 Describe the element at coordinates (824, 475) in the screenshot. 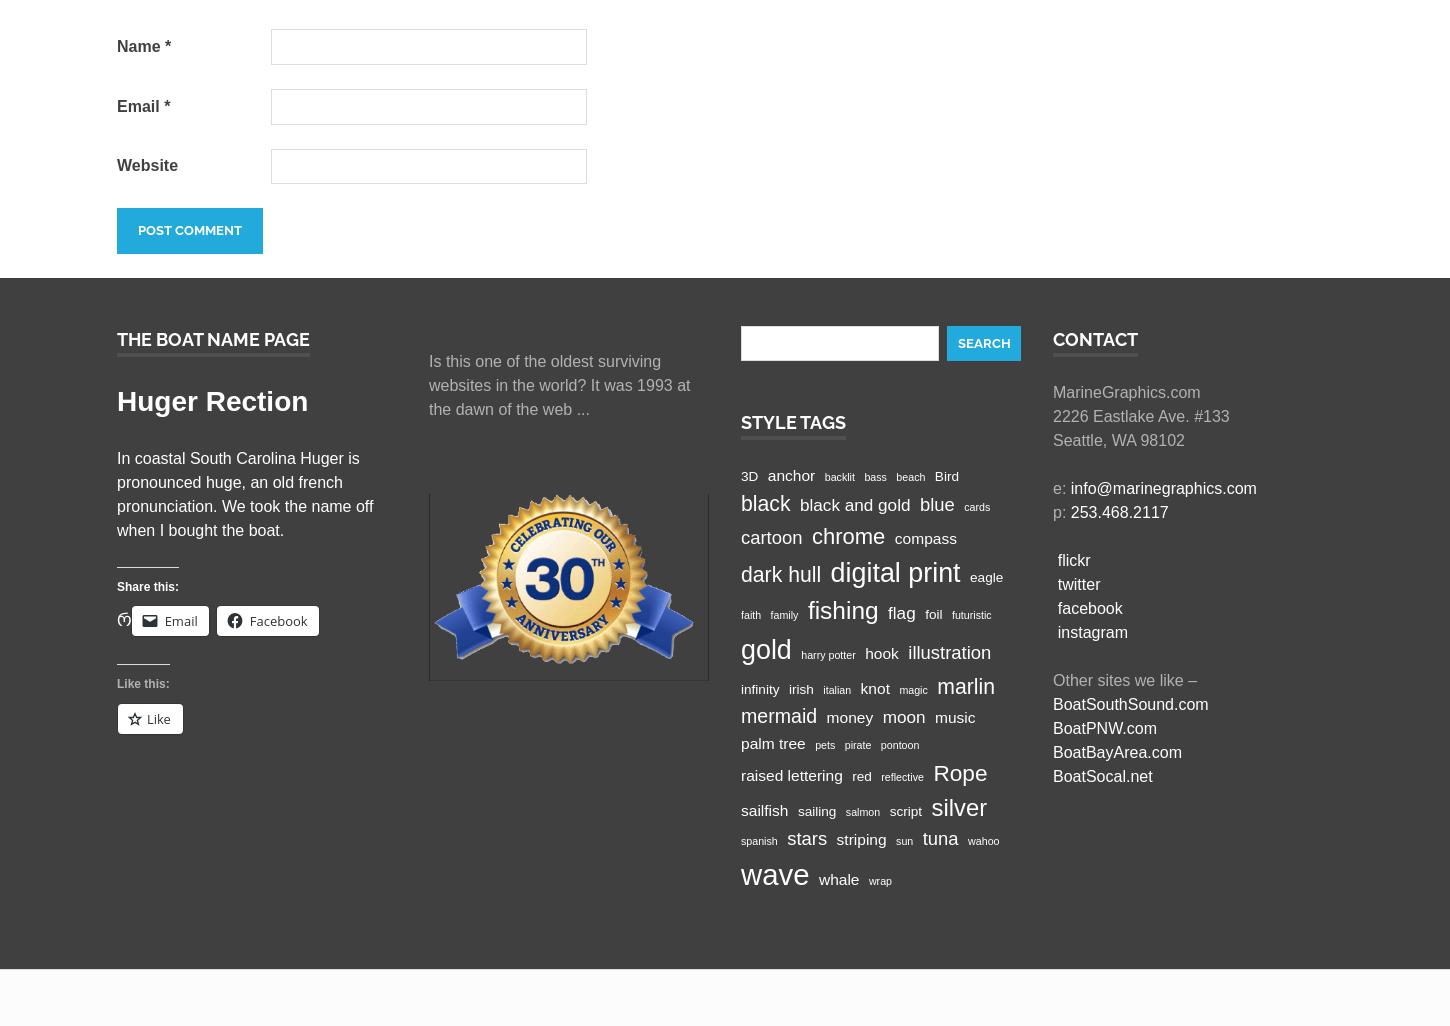

I see `'backlit'` at that location.